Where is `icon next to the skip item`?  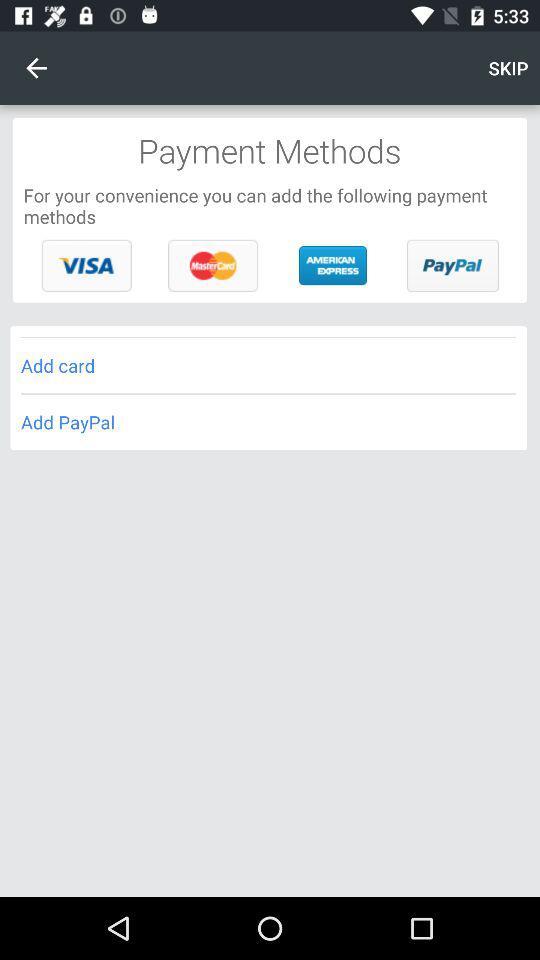
icon next to the skip item is located at coordinates (36, 68).